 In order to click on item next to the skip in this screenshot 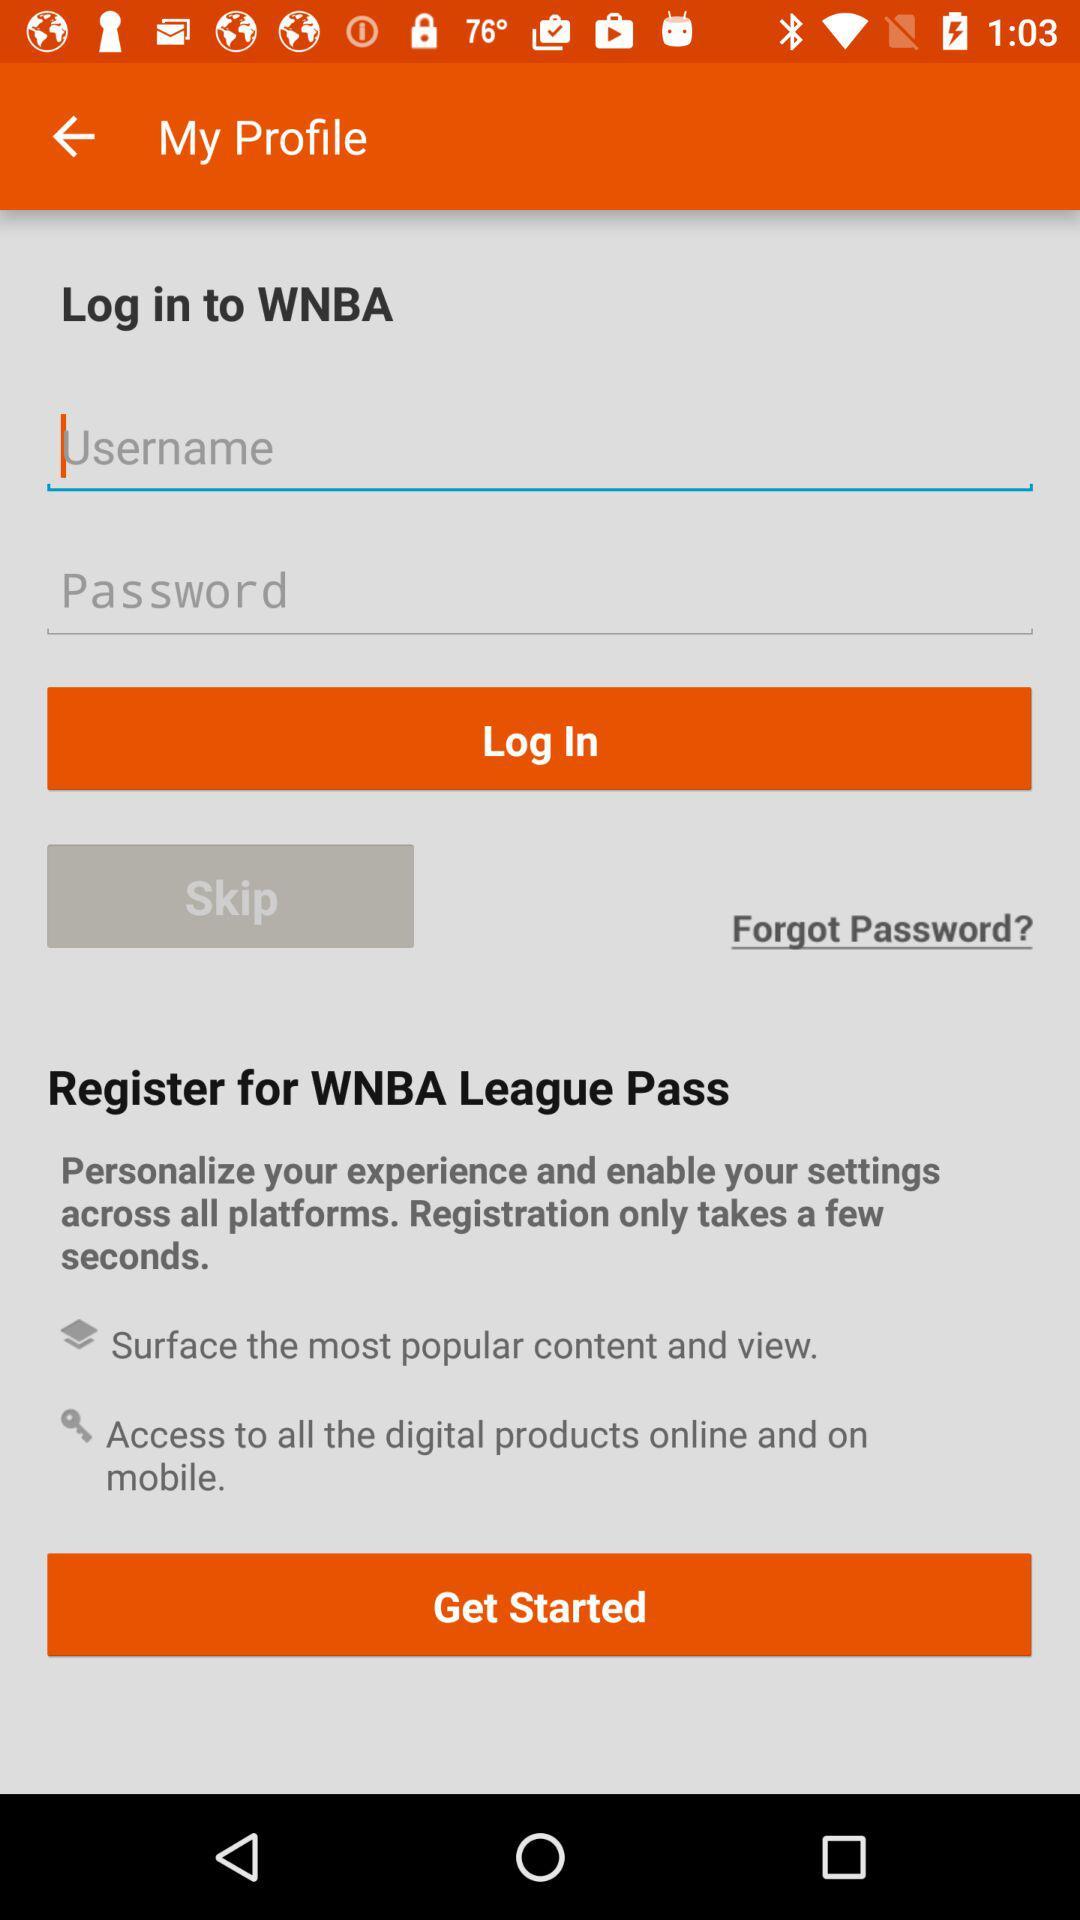, I will do `click(880, 930)`.